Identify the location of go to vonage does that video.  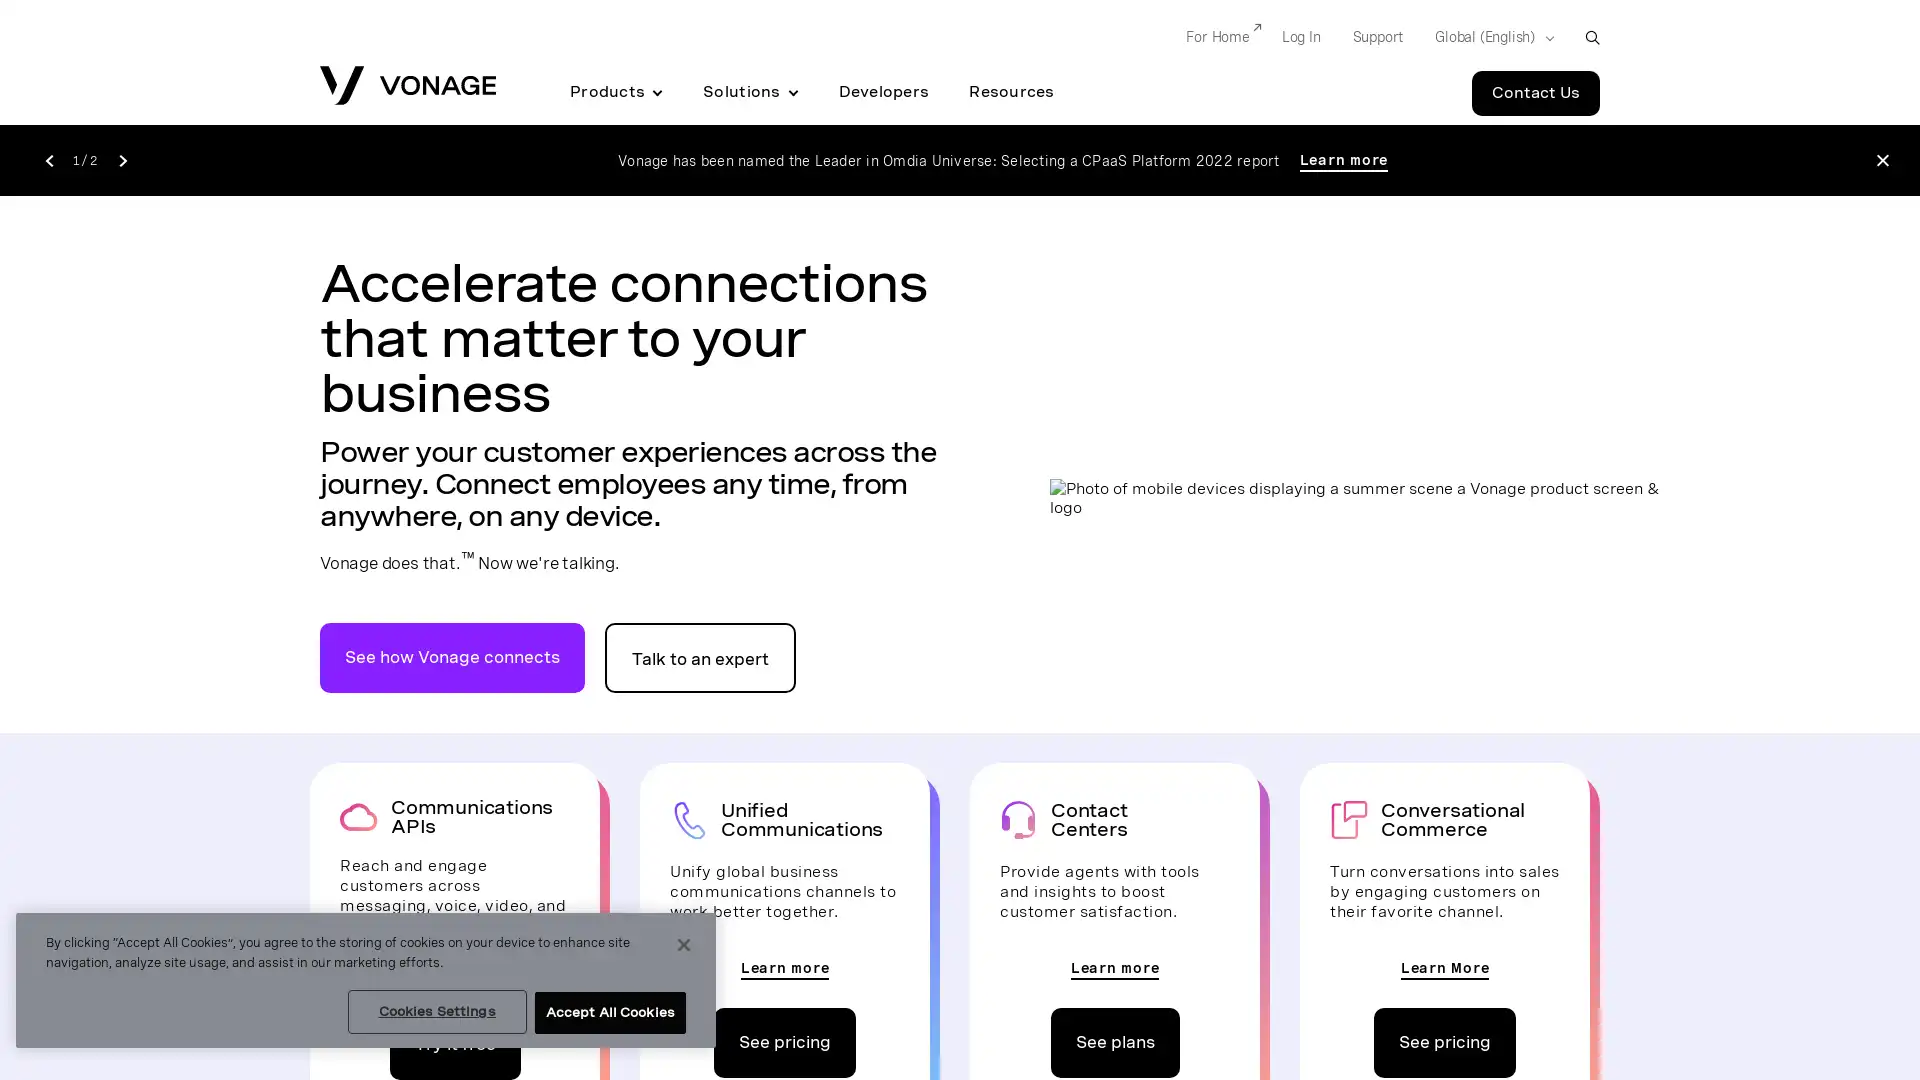
(451, 656).